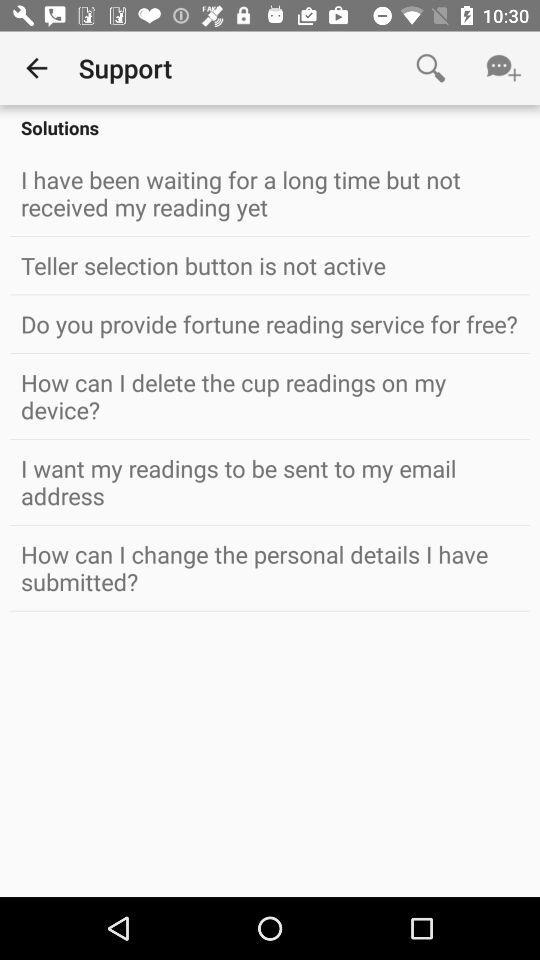 The image size is (540, 960). Describe the element at coordinates (270, 264) in the screenshot. I see `icon below i have been` at that location.